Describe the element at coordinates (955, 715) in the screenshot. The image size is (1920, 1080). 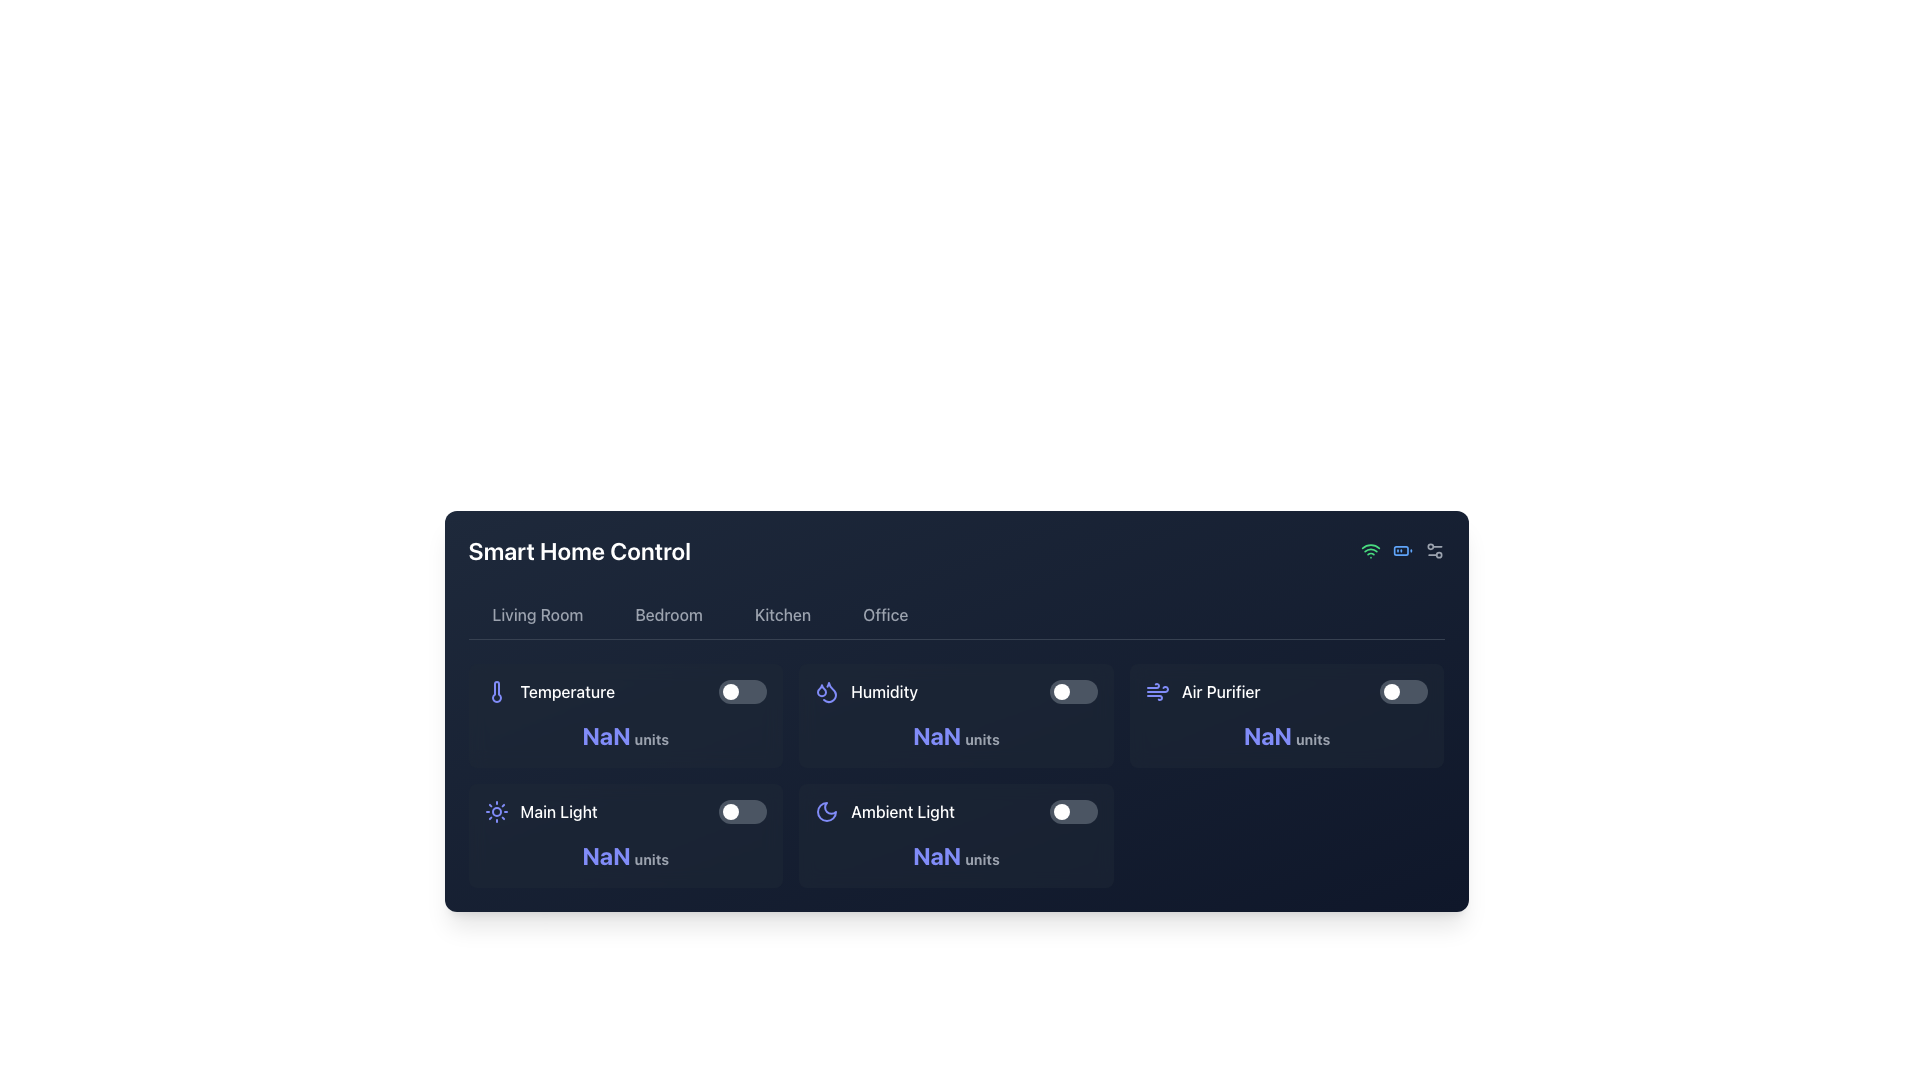
I see `the humidity informational card, which is the second item in a grid layout, displaying a NaN value` at that location.